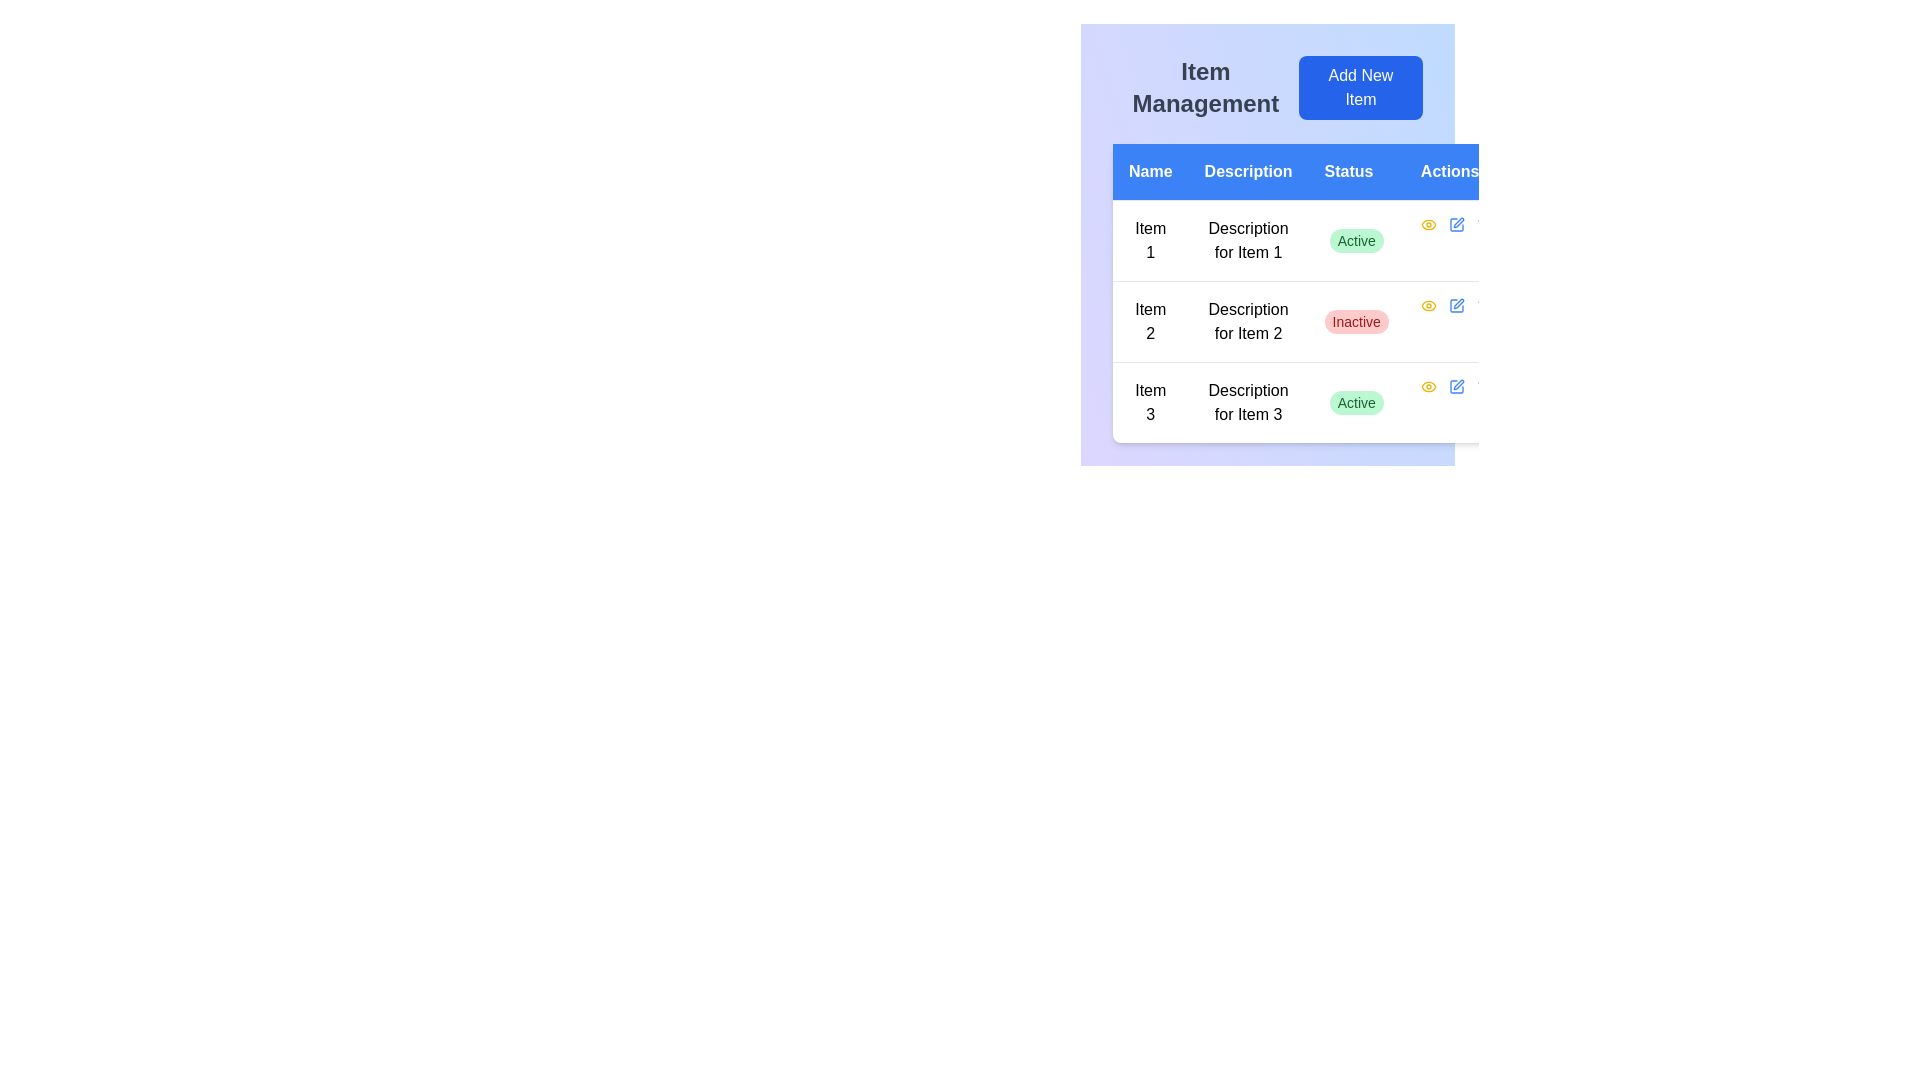  Describe the element at coordinates (1356, 171) in the screenshot. I see `the 'Status' text label, which is displayed in white font as part of a table header with a blue background, located between 'Description' and 'Actions'` at that location.